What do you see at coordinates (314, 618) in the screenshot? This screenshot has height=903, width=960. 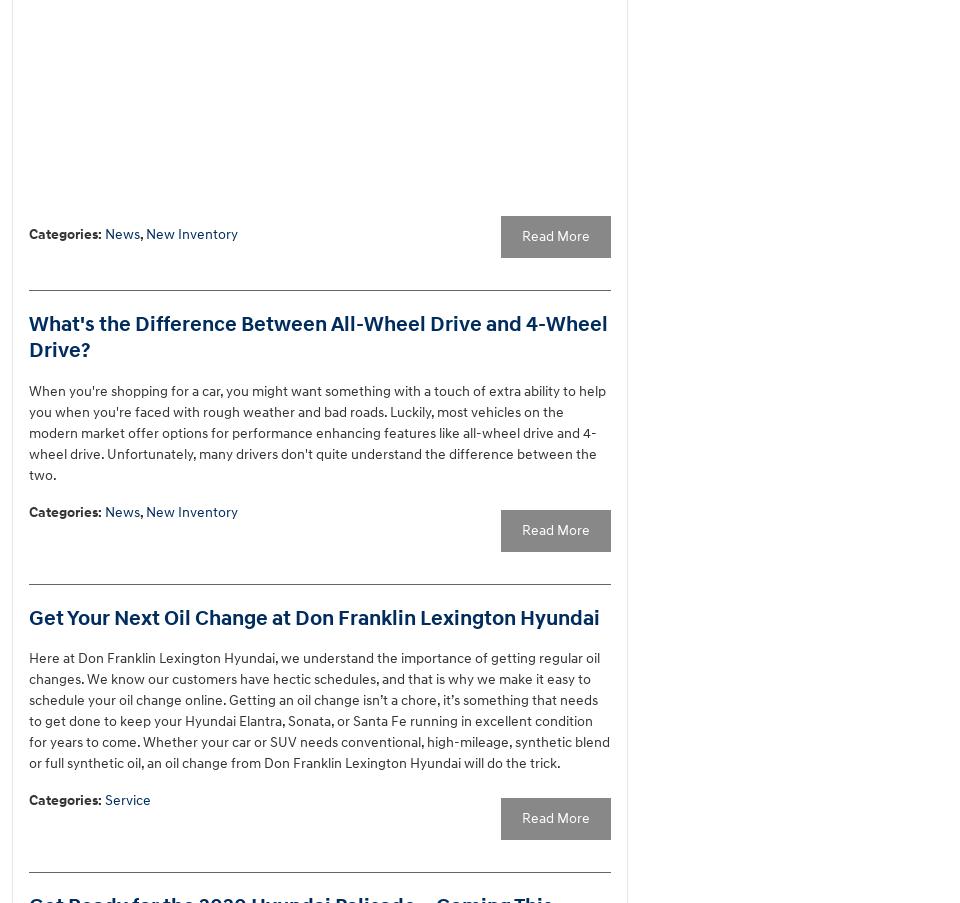 I see `'Get Your Next Oil Change at Don Franklin Lexington Hyundai'` at bounding box center [314, 618].